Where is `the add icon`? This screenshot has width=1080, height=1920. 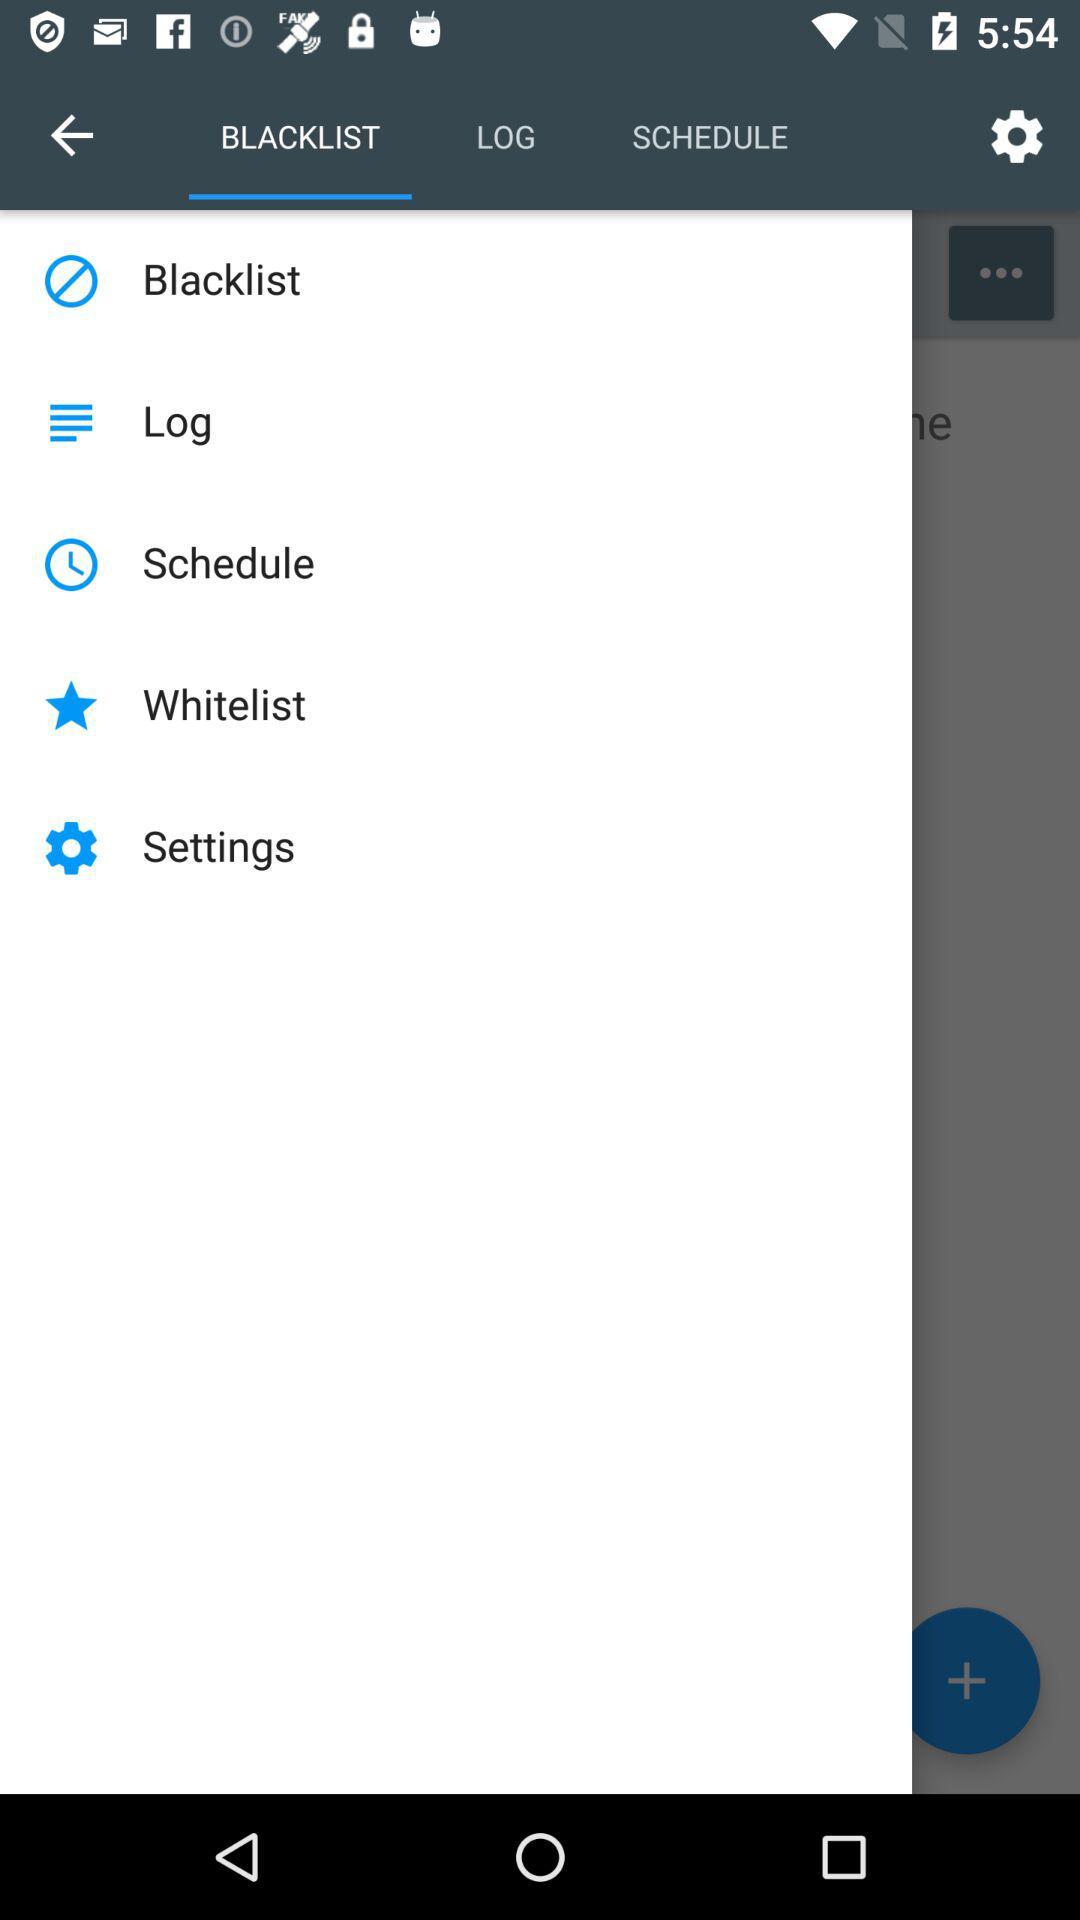
the add icon is located at coordinates (965, 1680).